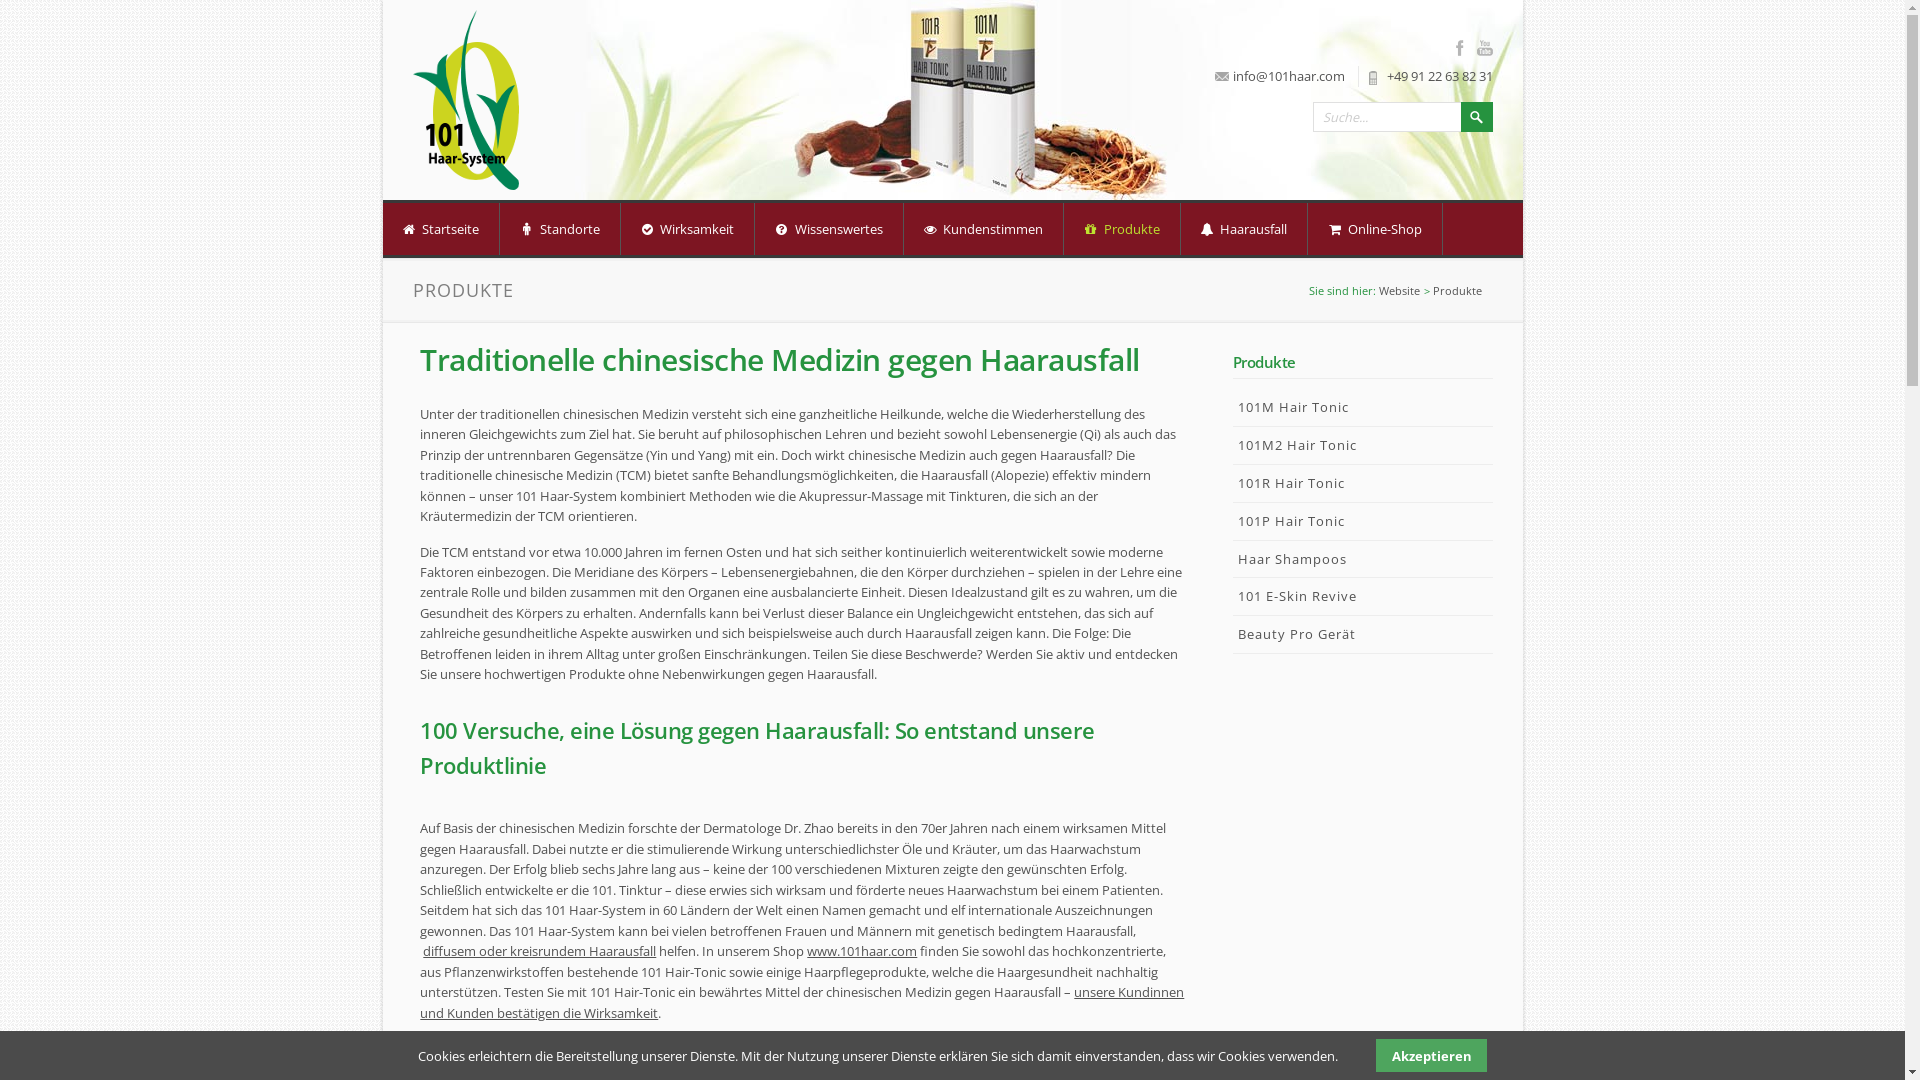  Describe the element at coordinates (1464, 46) in the screenshot. I see `'Facebook'` at that location.